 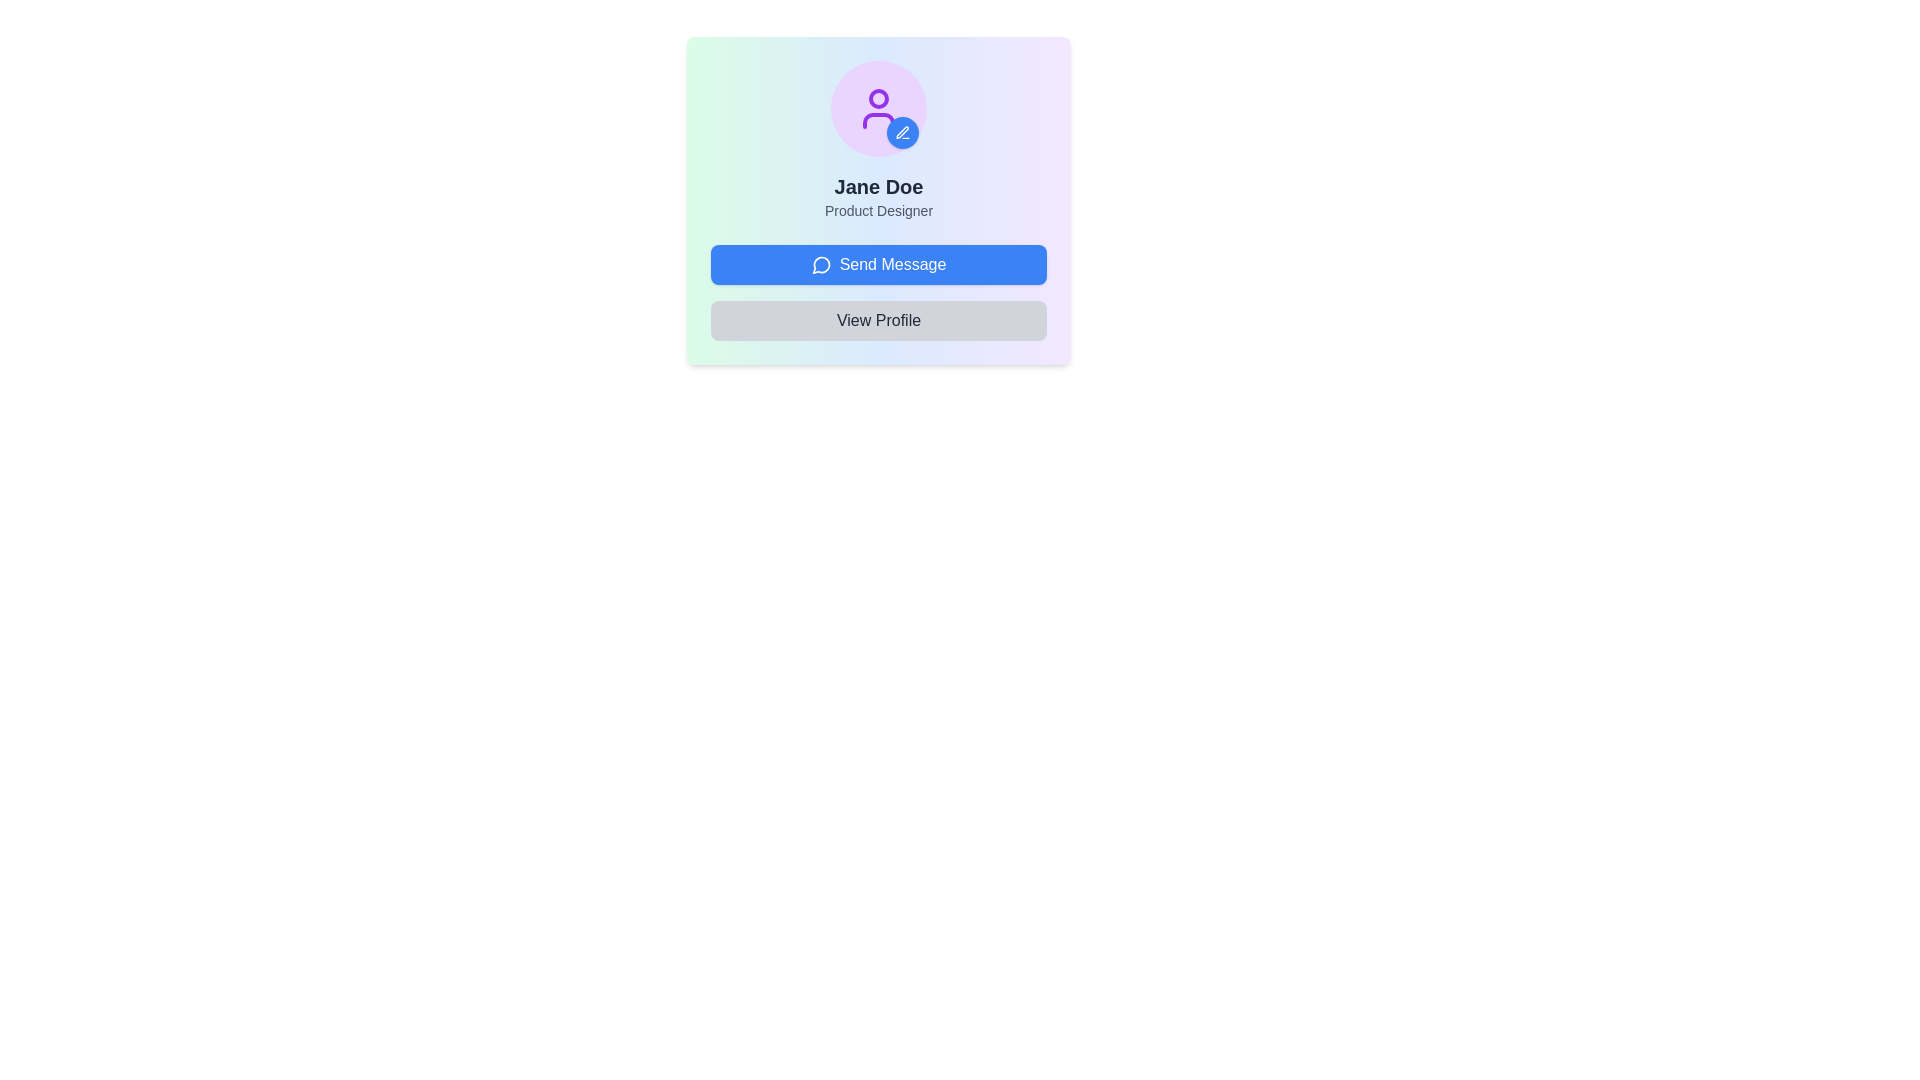 I want to click on the edit button located at the bottom-right corner of the circular user profile area to change its color, so click(x=901, y=132).